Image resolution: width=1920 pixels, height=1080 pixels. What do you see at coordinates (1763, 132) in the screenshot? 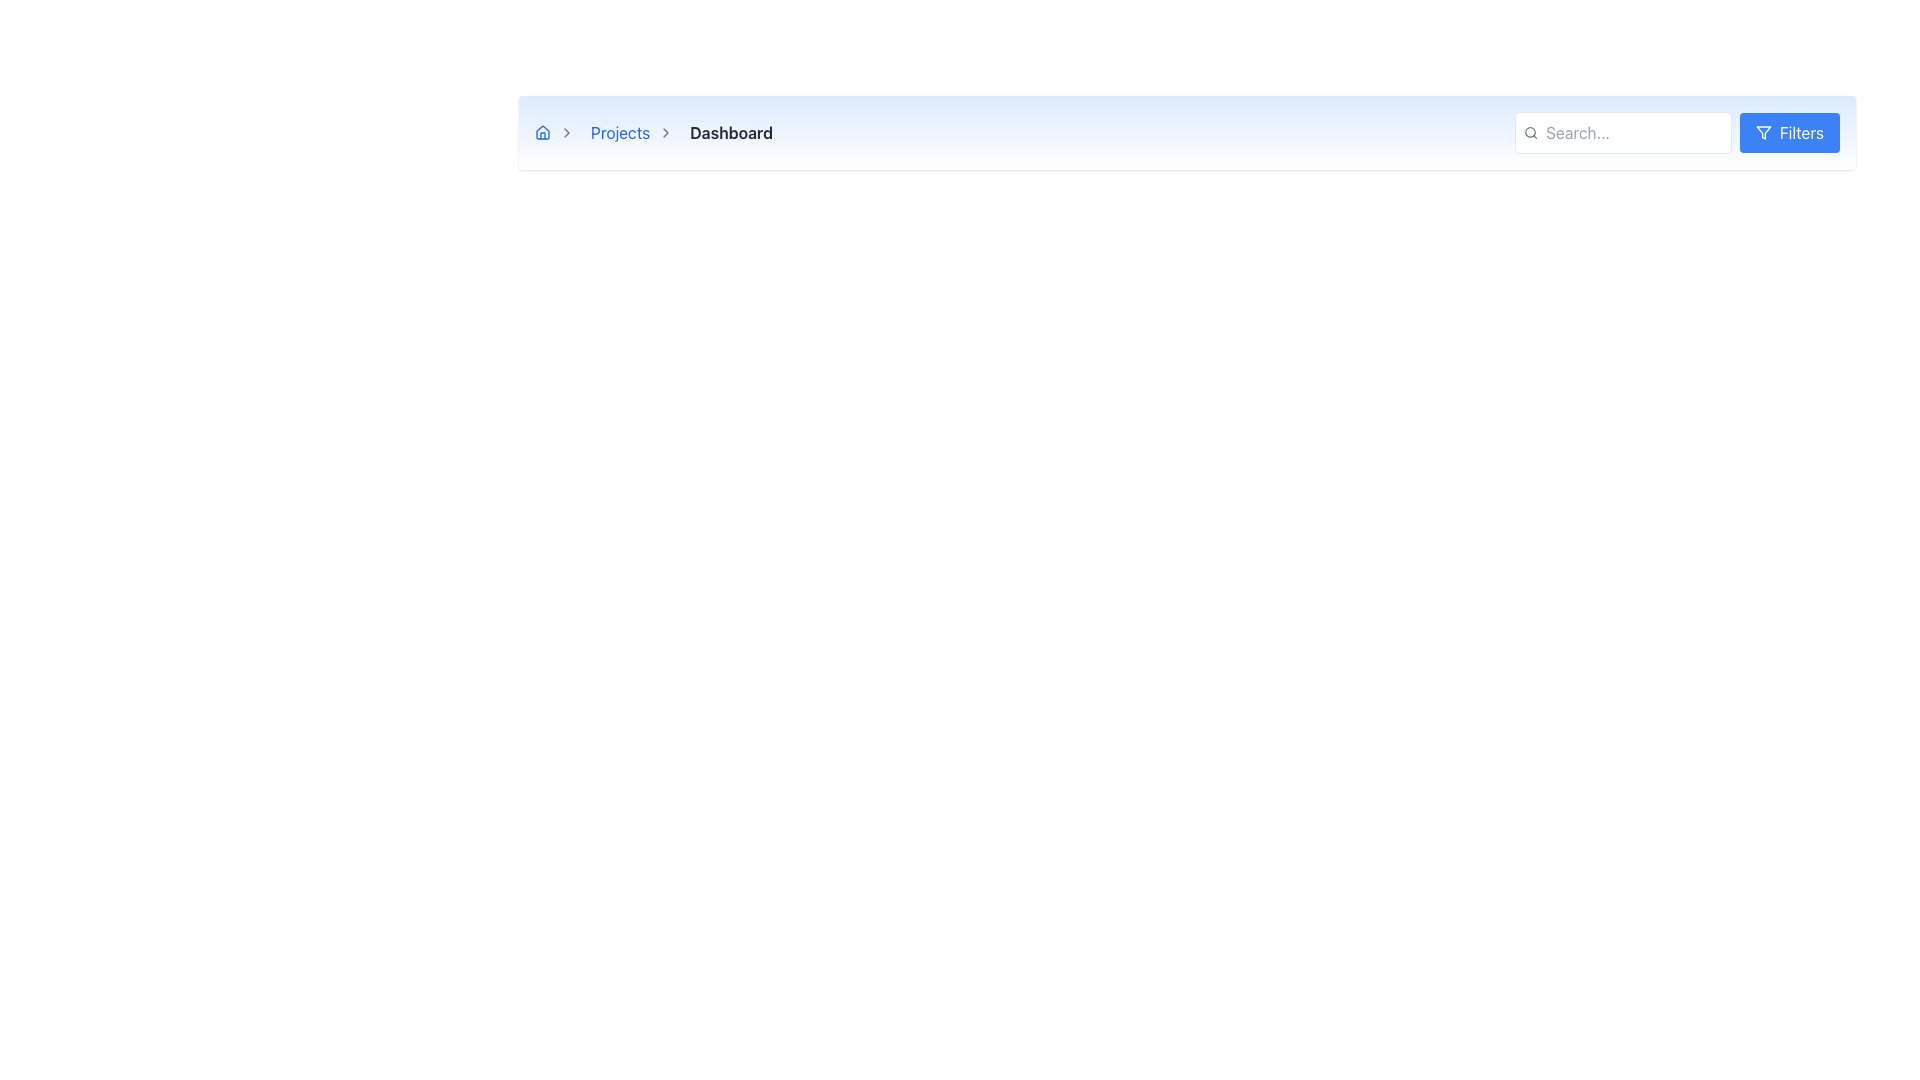
I see `the 'Filters' button that contains the filter icon, which is located in the top-right corner of the interface header` at bounding box center [1763, 132].